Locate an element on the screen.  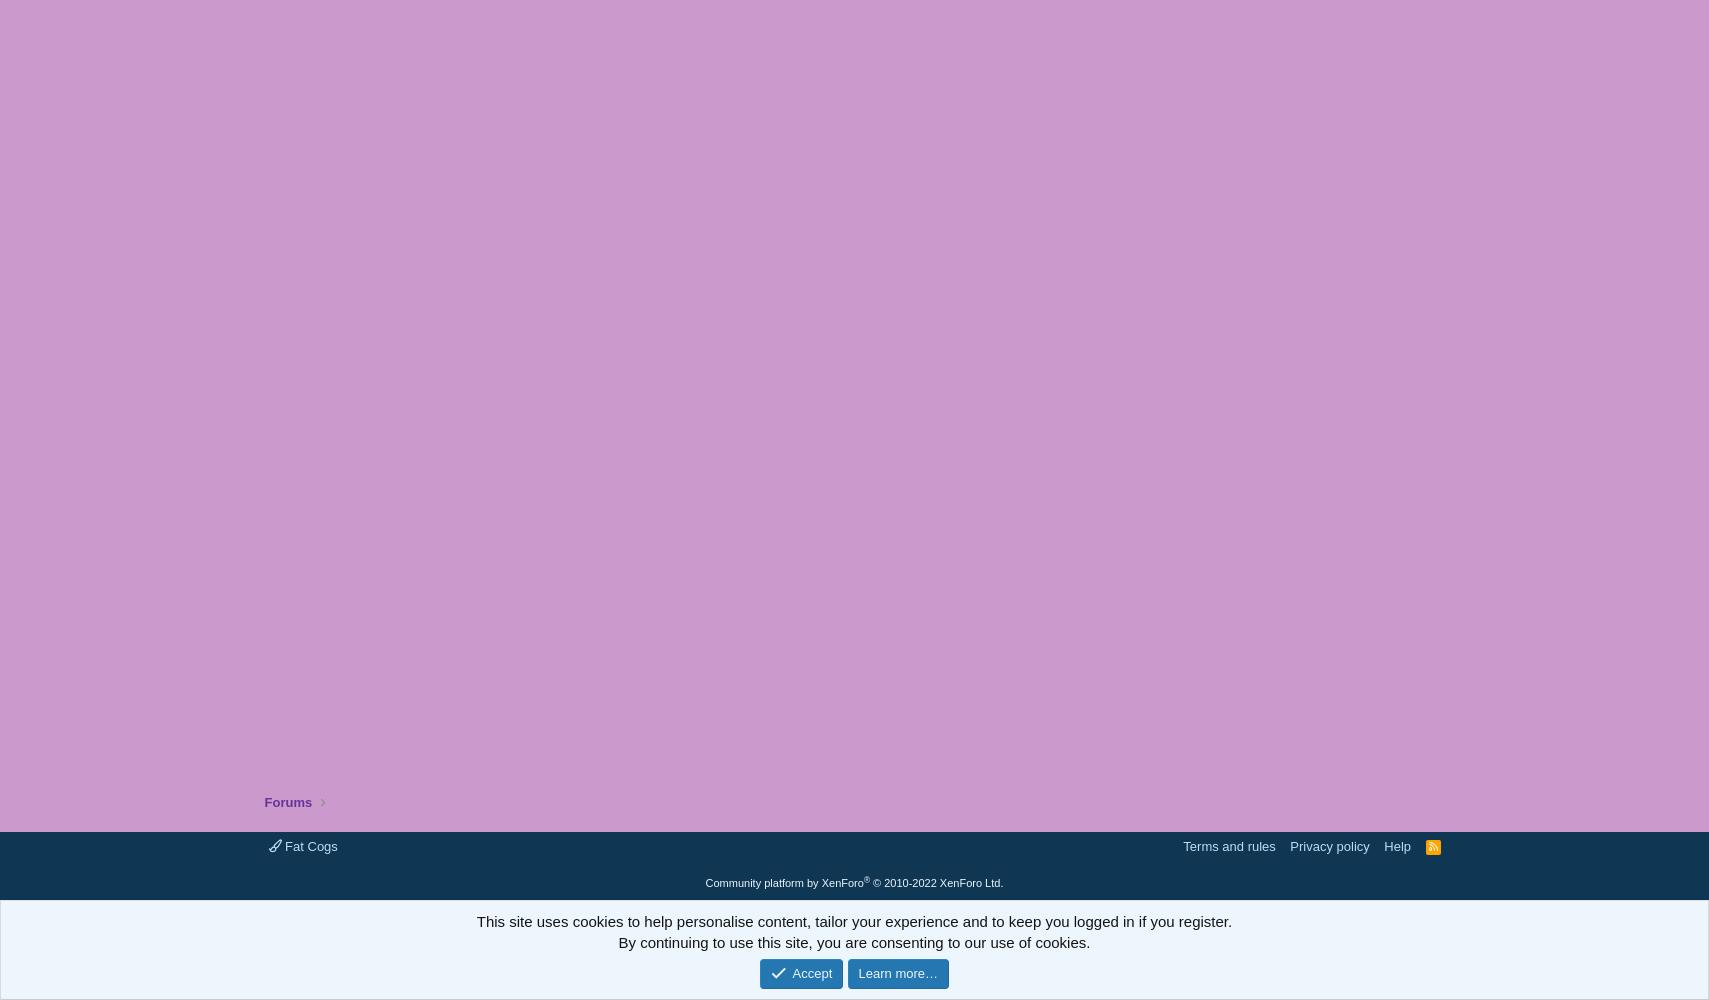
'Terms and rules' is located at coordinates (1228, 845).